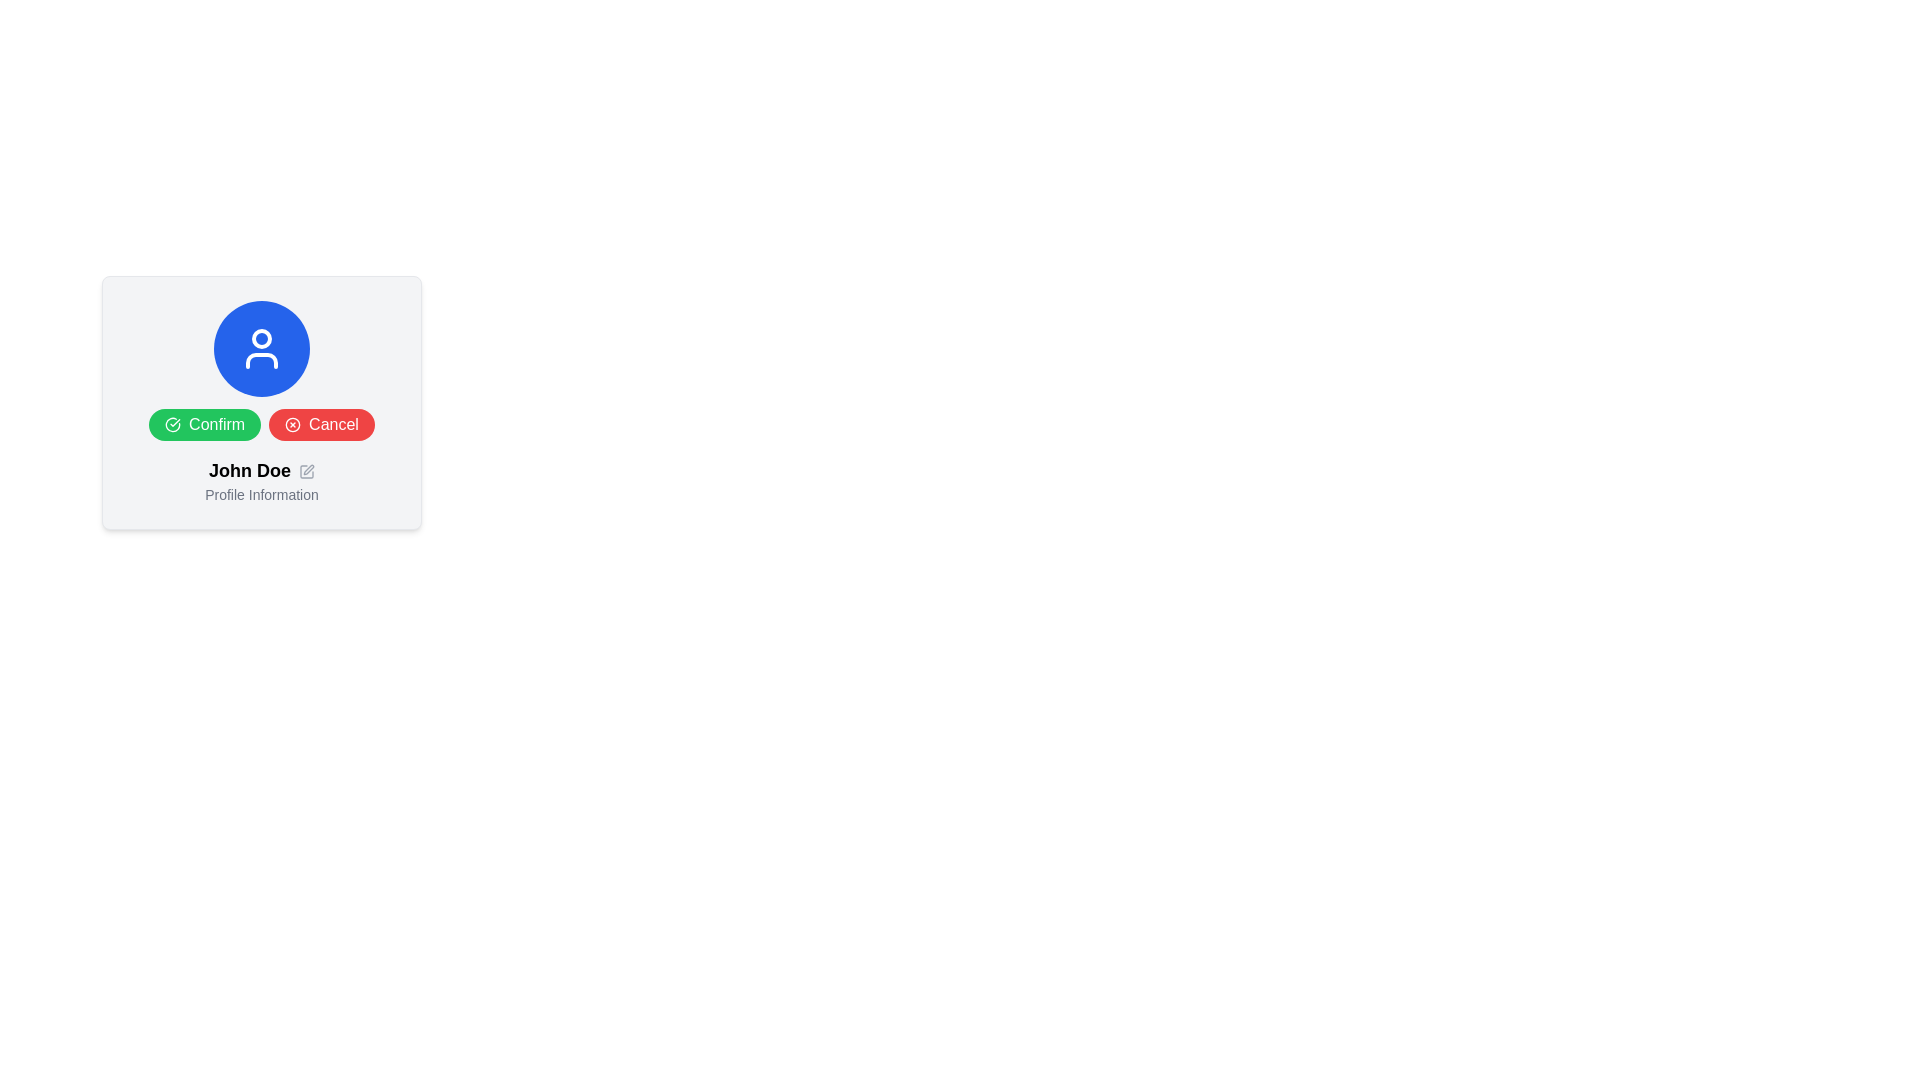 Image resolution: width=1920 pixels, height=1080 pixels. What do you see at coordinates (172, 423) in the screenshot?
I see `the circular green checkmark icon located inside the left 'Confirm' button in the control panel below the blue user avatar` at bounding box center [172, 423].